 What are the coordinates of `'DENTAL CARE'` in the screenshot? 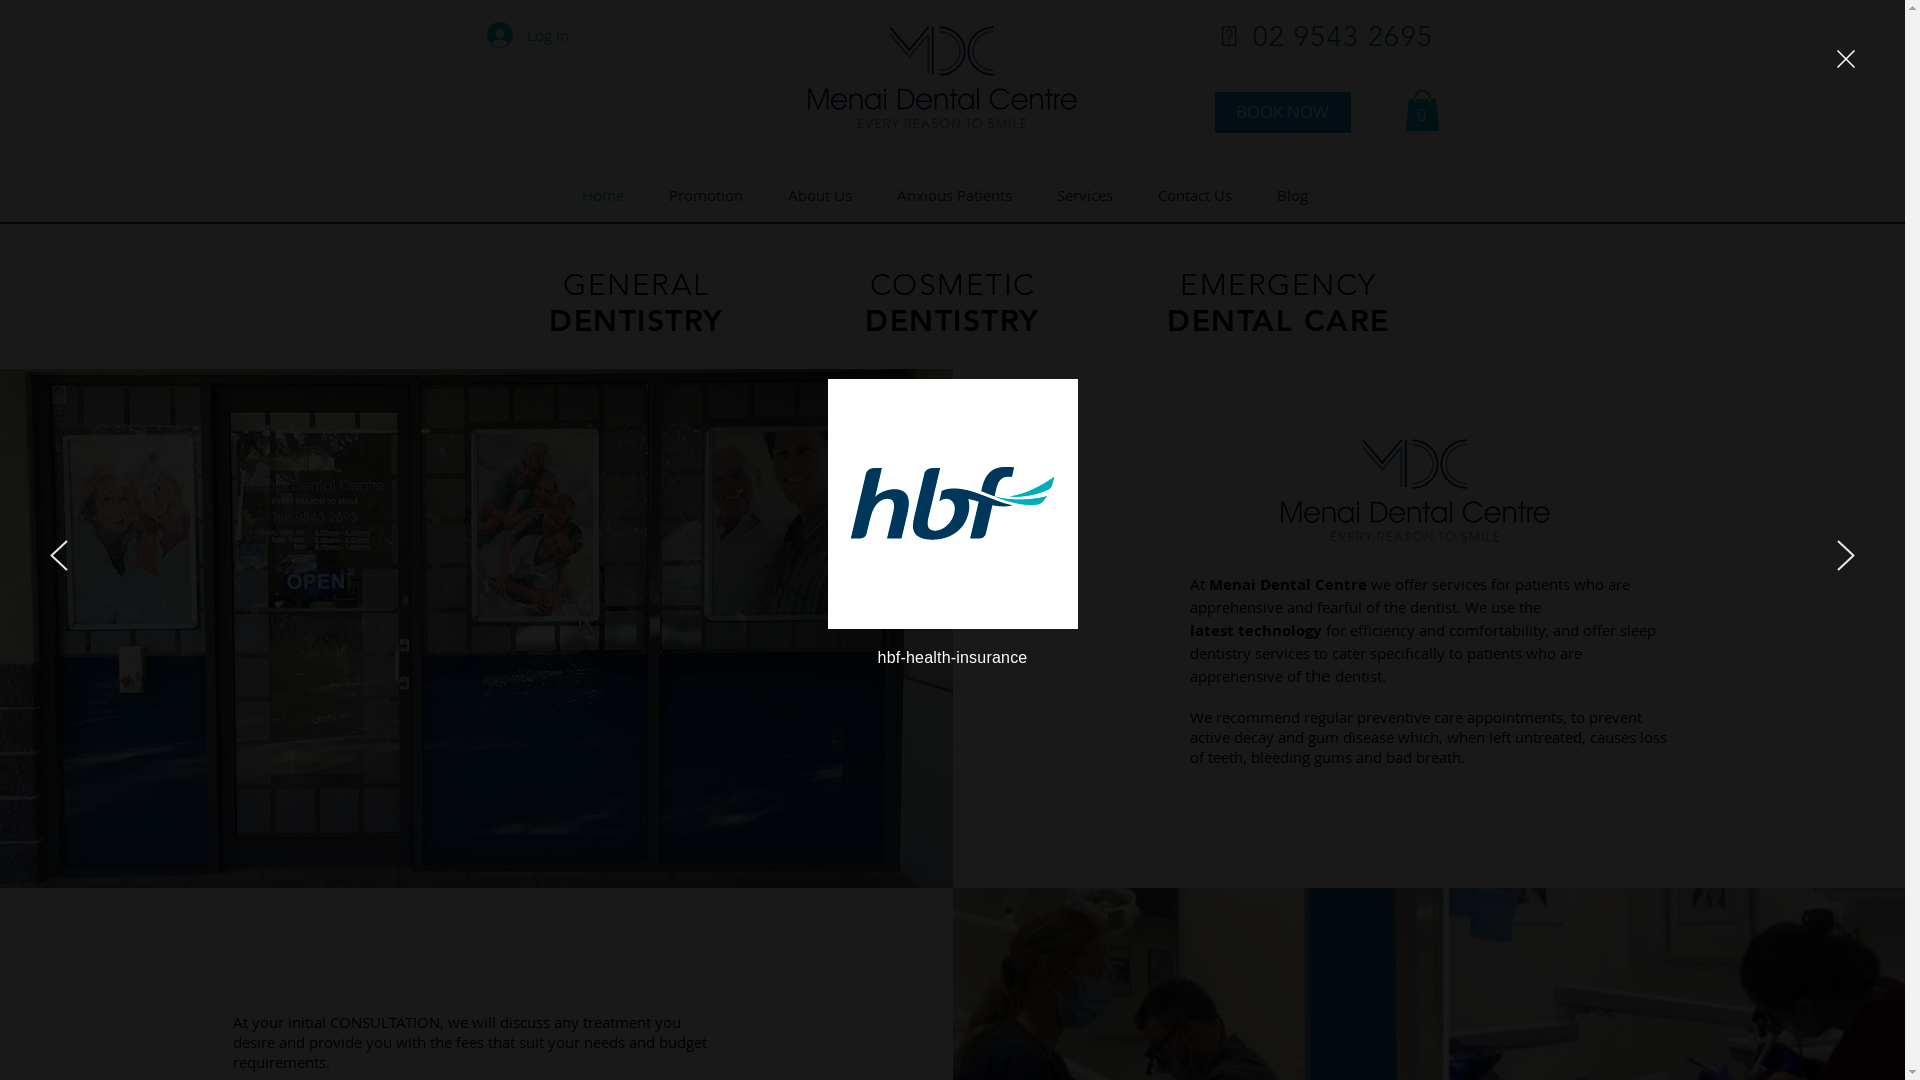 It's located at (1166, 319).